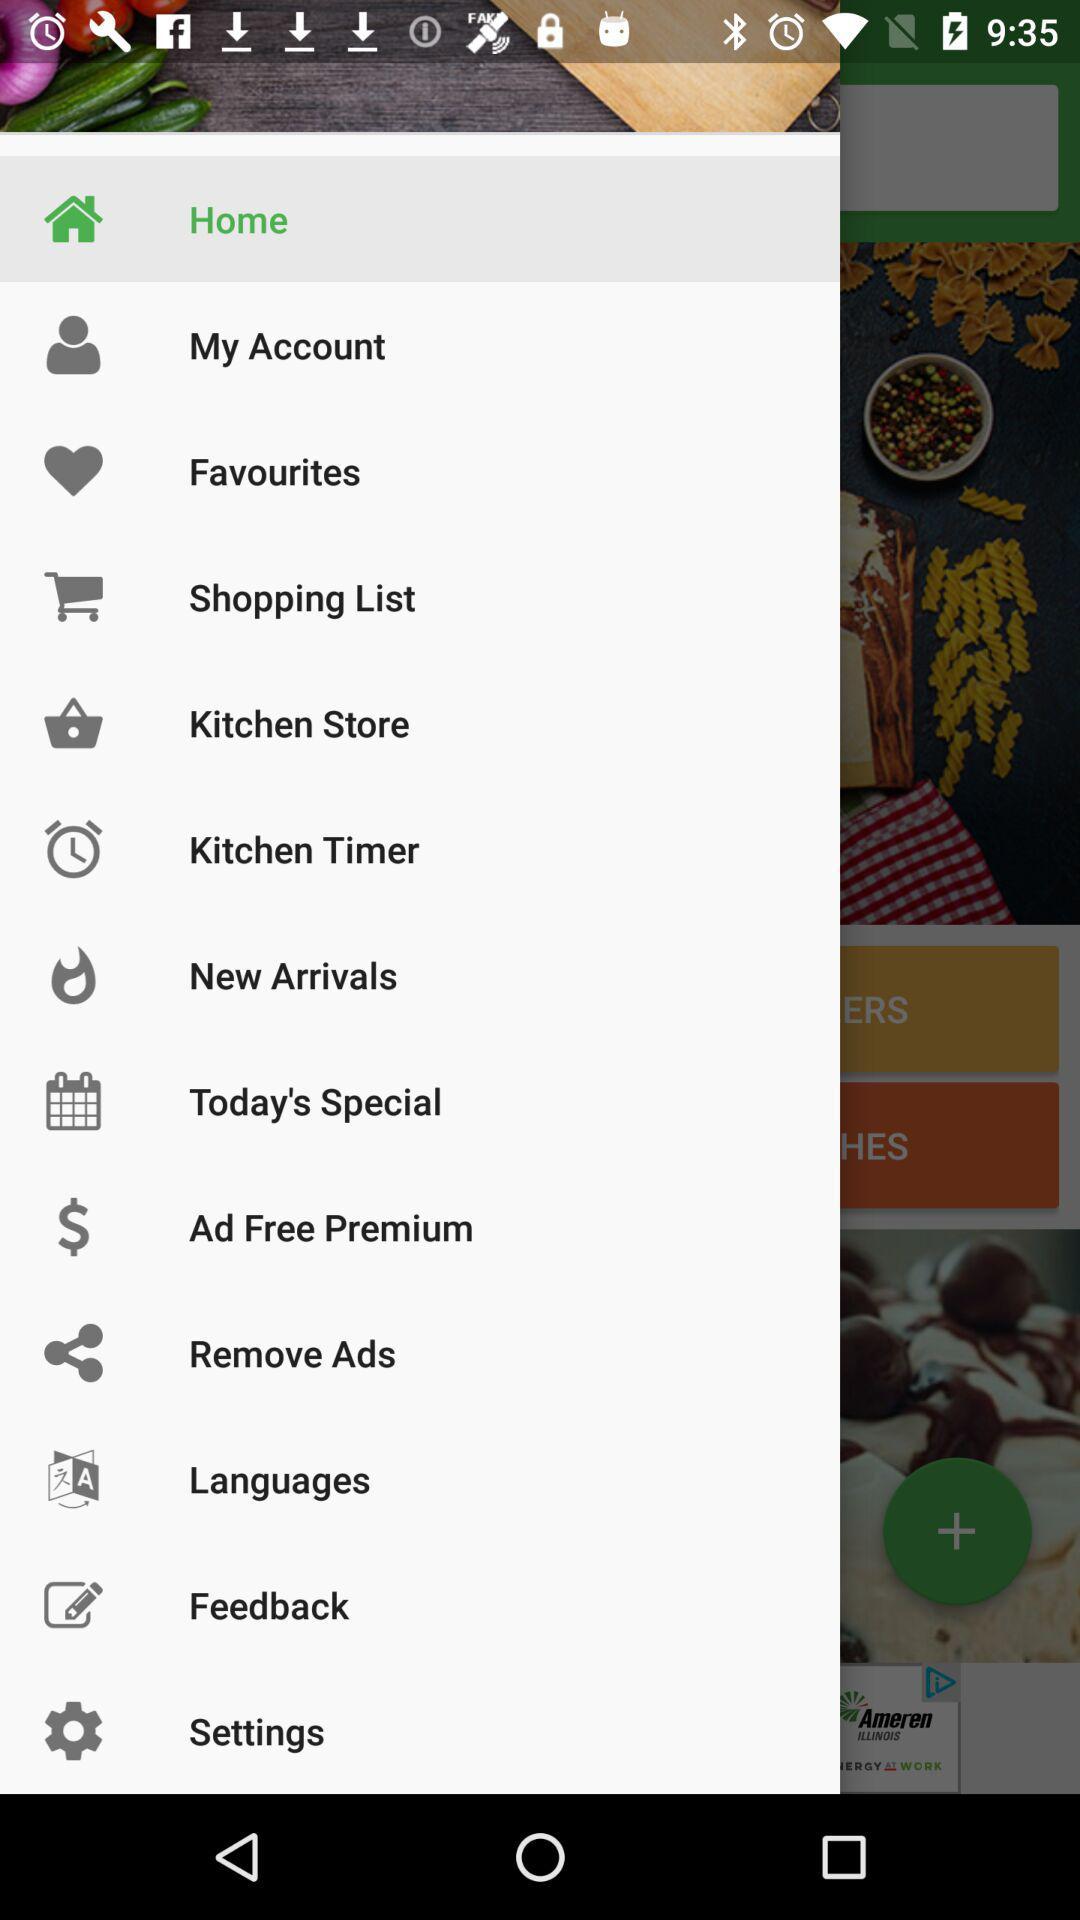  Describe the element at coordinates (955, 1538) in the screenshot. I see `the add icon` at that location.